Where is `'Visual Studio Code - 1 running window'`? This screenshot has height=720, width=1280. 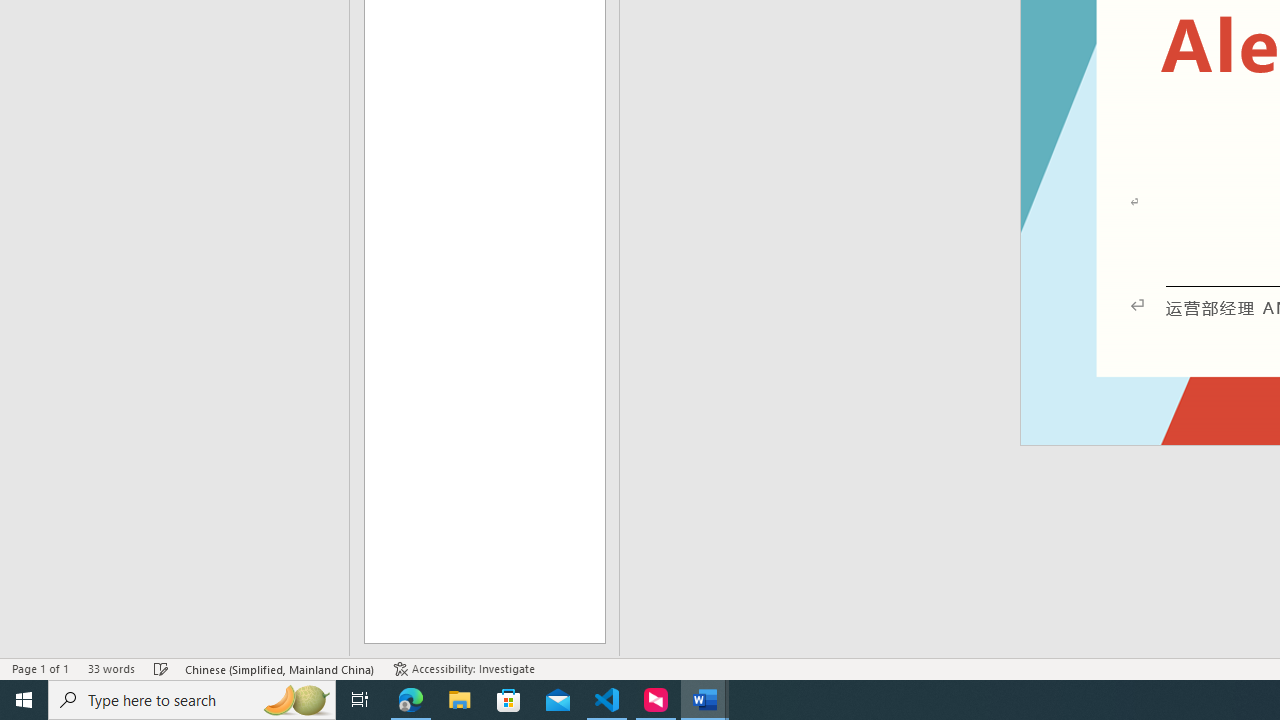 'Visual Studio Code - 1 running window' is located at coordinates (606, 698).